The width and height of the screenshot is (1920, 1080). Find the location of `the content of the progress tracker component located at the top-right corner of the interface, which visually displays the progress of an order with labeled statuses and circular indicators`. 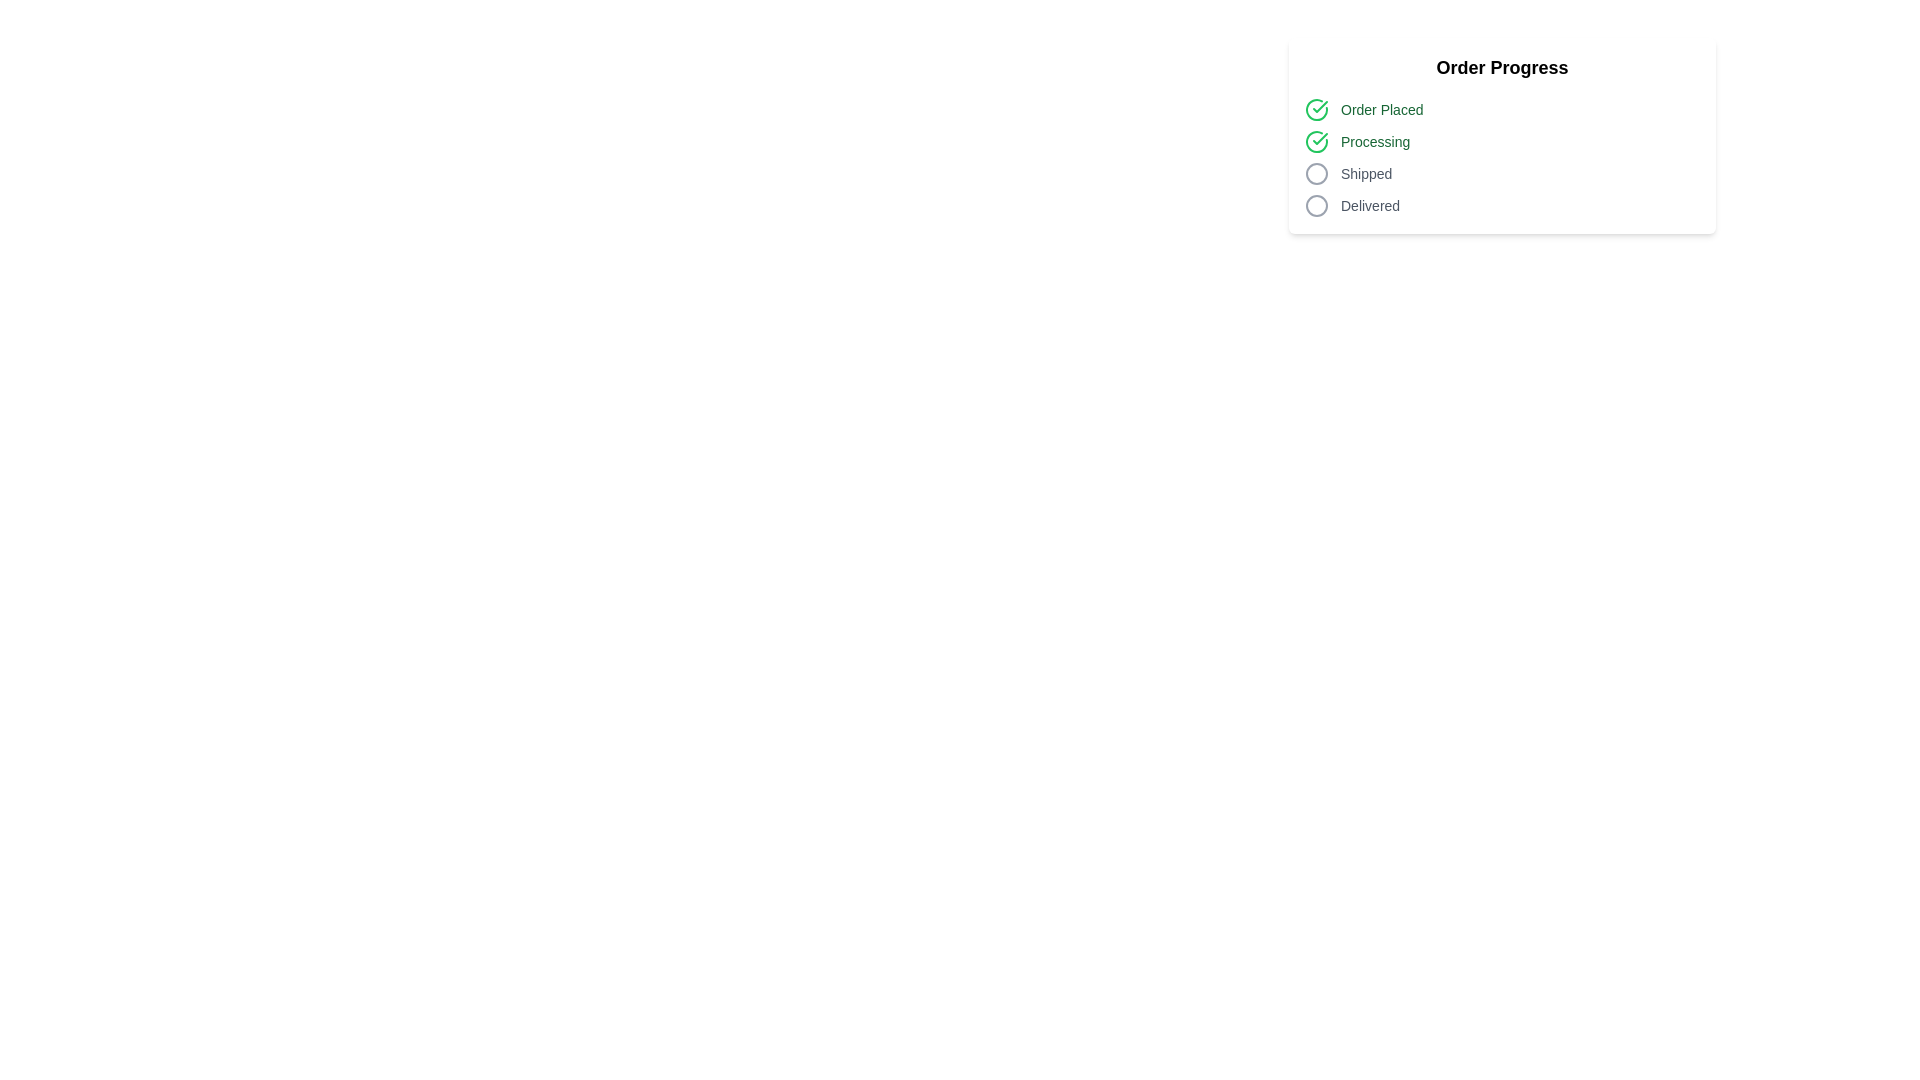

the content of the progress tracker component located at the top-right corner of the interface, which visually displays the progress of an order with labeled statuses and circular indicators is located at coordinates (1502, 135).